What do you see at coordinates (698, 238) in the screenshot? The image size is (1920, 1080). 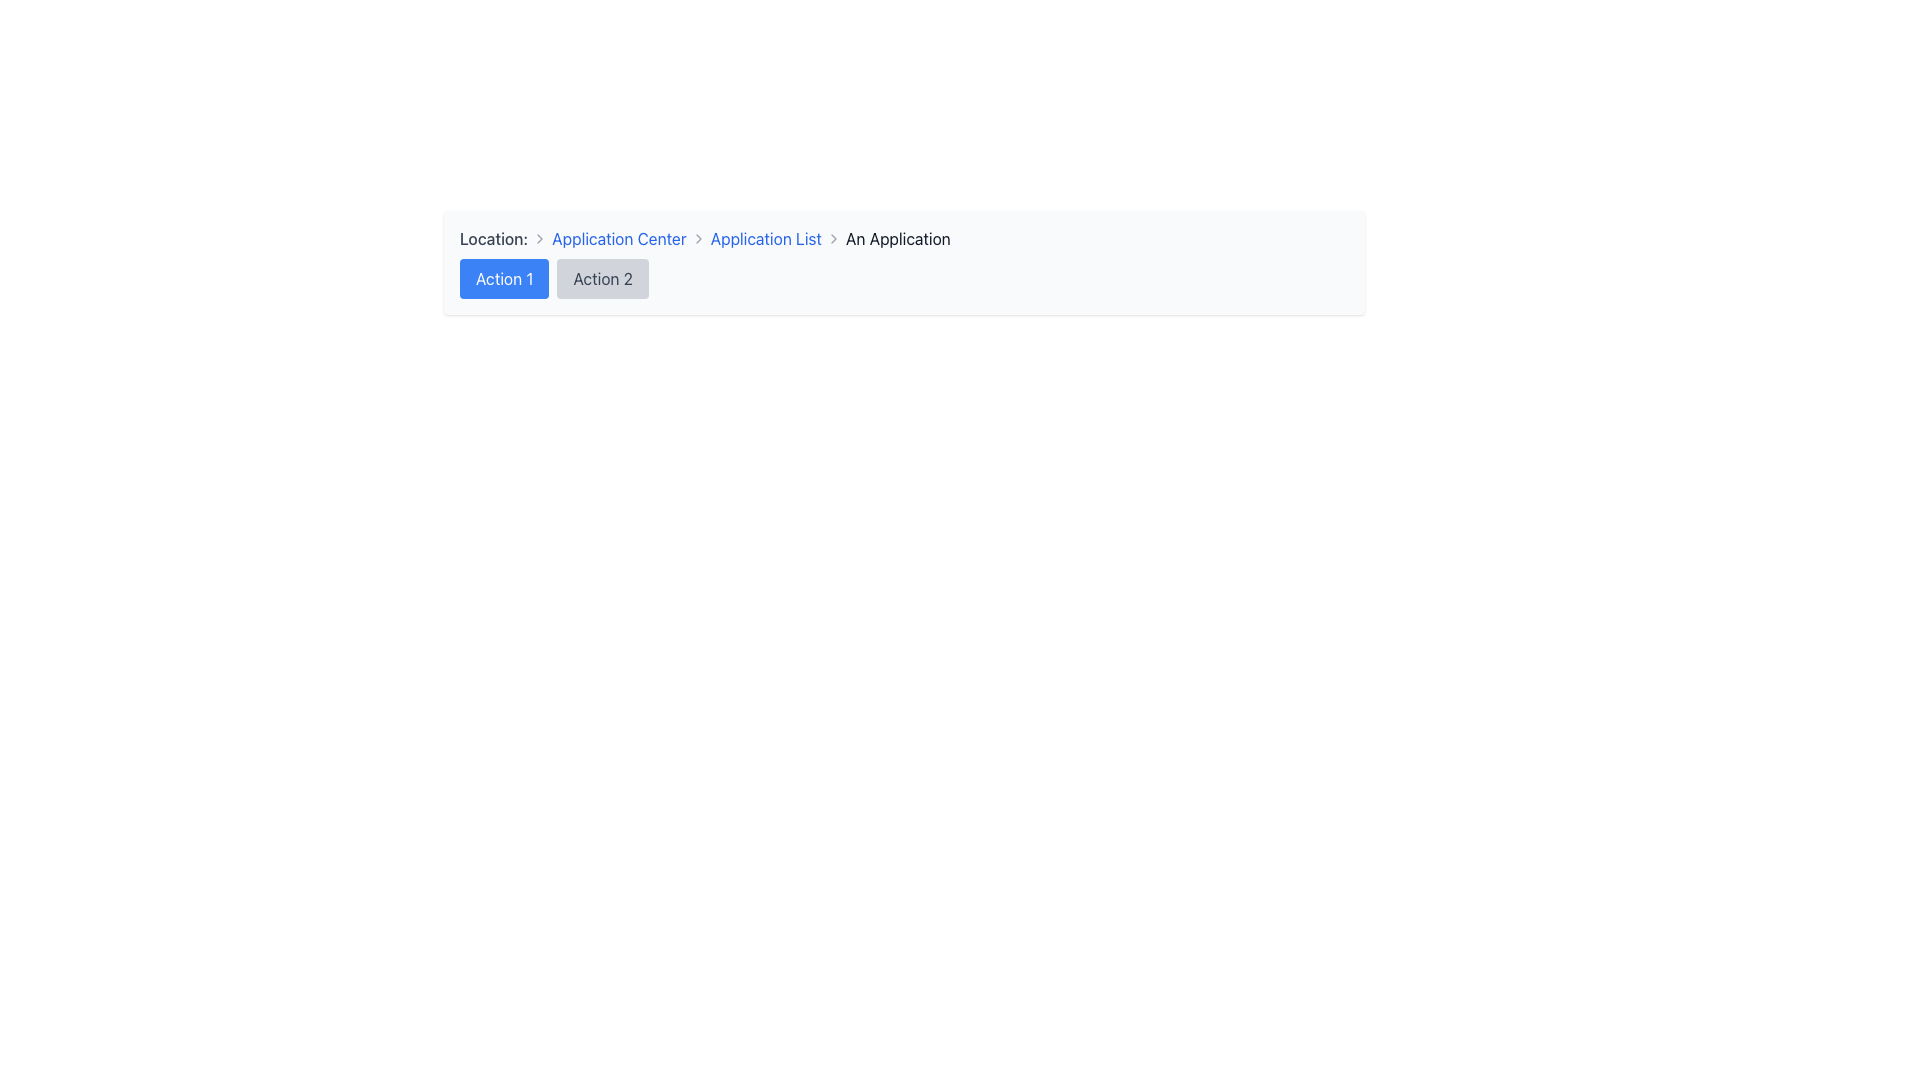 I see `second chevron icon in the breadcrumb navigation bar, located between the 'Application Center' link and the 'Application List' link` at bounding box center [698, 238].